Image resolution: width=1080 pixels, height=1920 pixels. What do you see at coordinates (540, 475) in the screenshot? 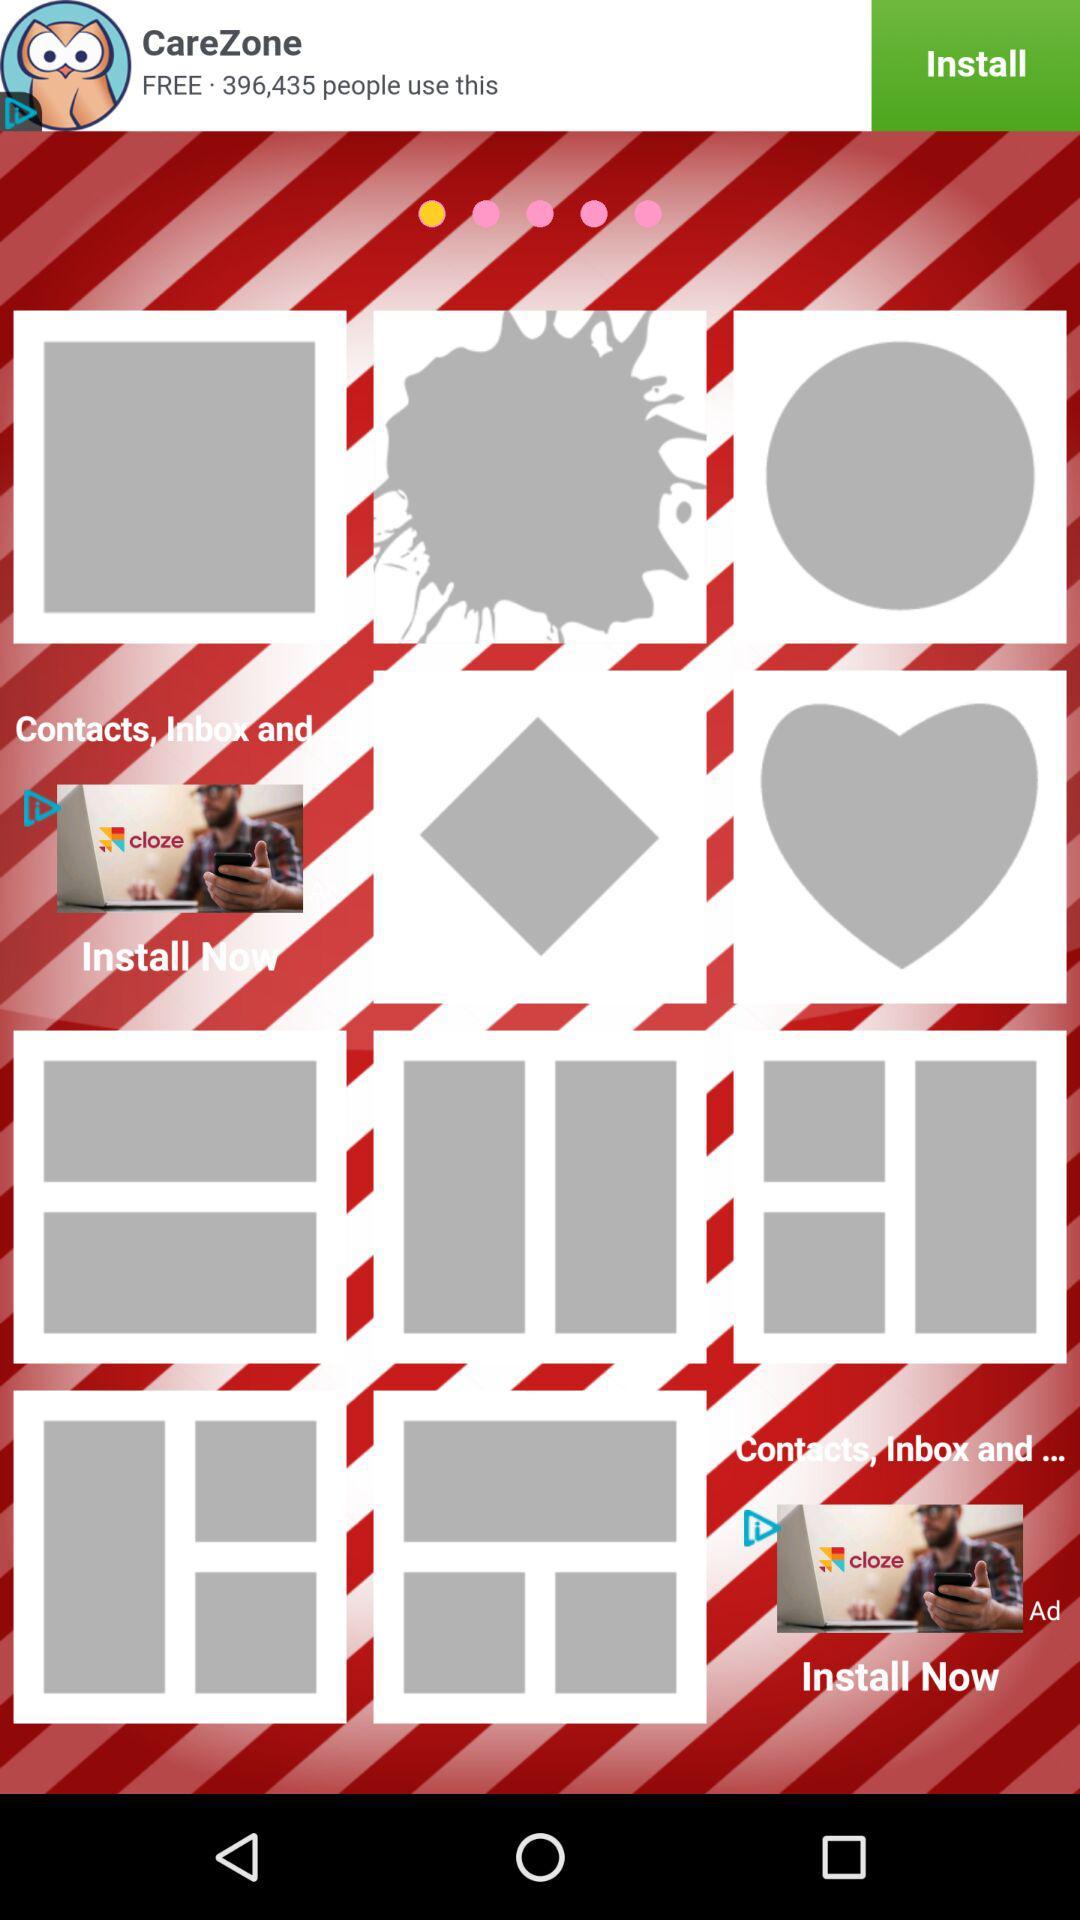
I see `choose photo grid with one picture splatter edged option` at bounding box center [540, 475].